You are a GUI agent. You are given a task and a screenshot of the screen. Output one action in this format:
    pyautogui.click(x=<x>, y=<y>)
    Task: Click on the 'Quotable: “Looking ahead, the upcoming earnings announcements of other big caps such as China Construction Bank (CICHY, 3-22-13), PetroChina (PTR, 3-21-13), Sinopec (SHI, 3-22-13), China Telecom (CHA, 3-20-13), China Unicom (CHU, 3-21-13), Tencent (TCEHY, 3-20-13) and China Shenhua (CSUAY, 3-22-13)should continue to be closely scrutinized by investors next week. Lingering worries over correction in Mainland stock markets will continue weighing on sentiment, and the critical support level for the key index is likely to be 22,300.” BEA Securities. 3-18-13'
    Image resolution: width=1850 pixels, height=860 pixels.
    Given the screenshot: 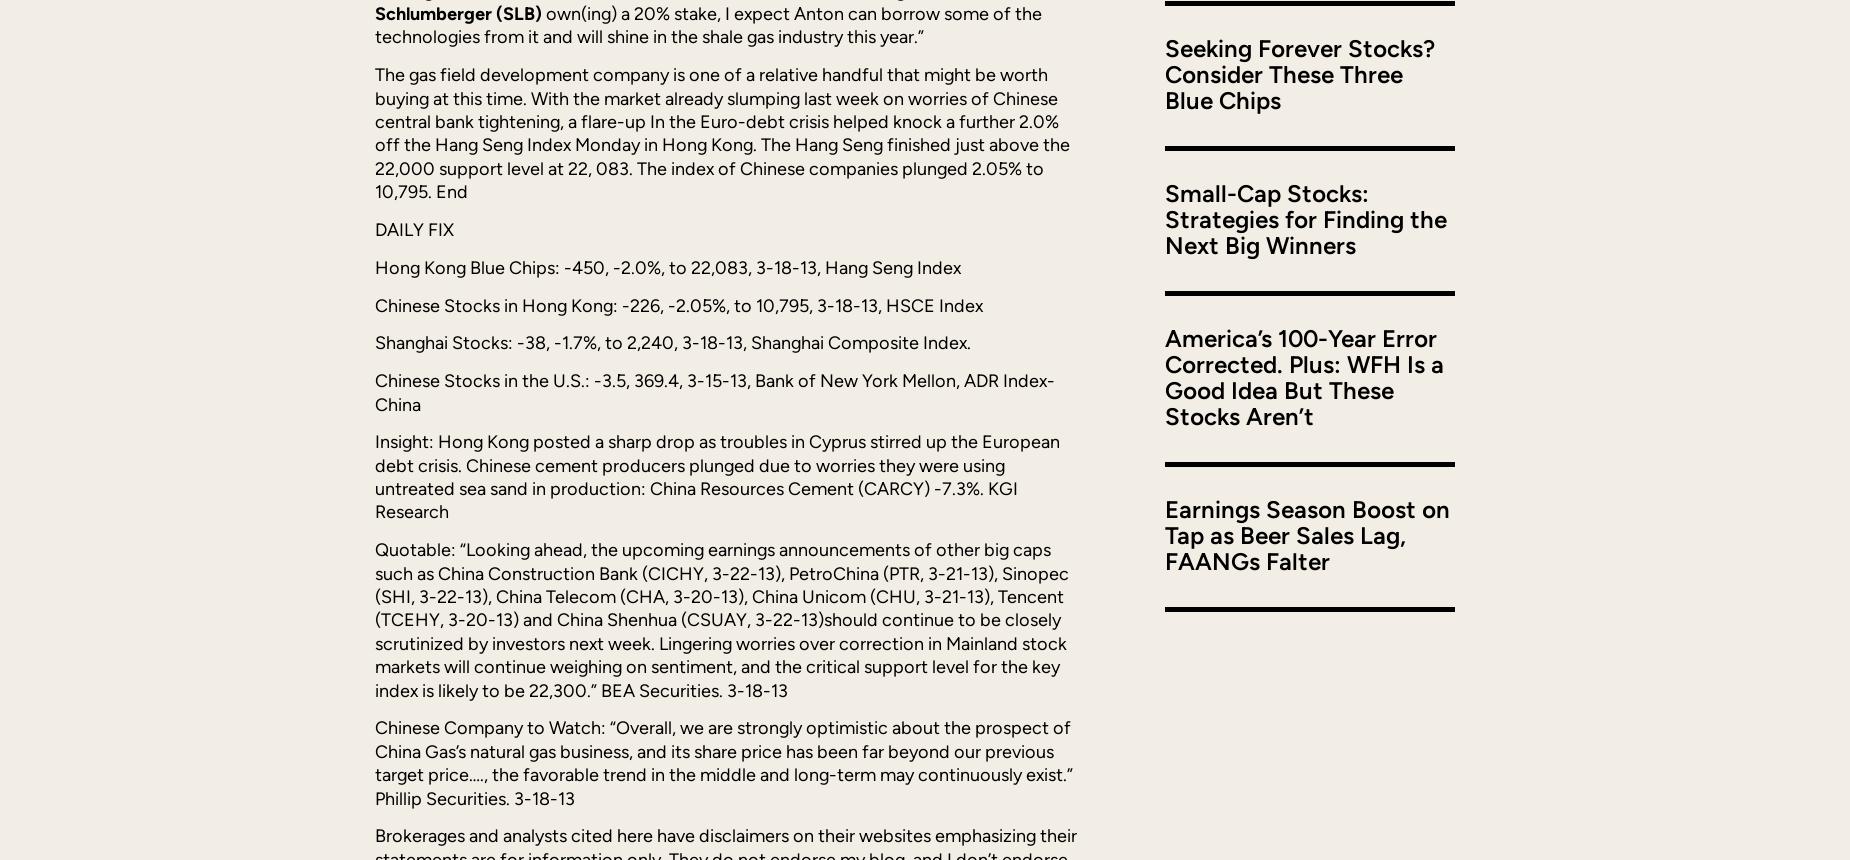 What is the action you would take?
    pyautogui.click(x=722, y=618)
    